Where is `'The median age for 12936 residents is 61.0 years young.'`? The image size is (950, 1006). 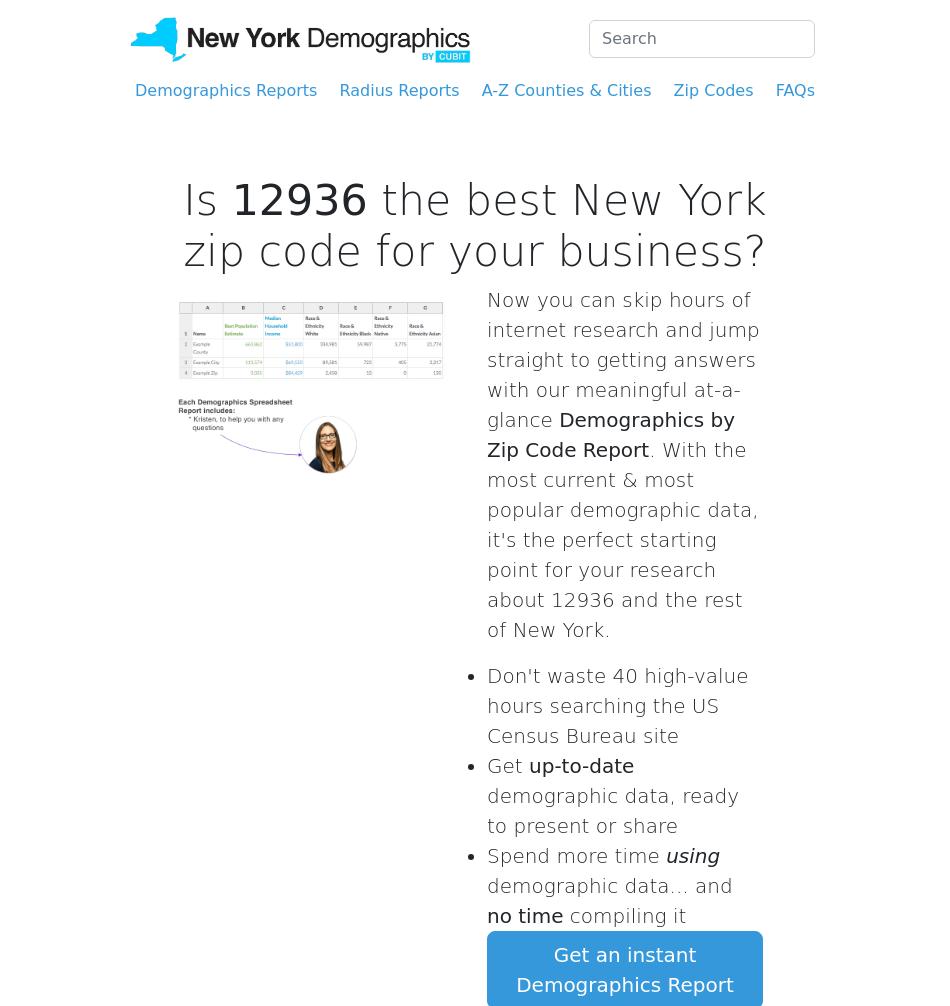
'The median age for 12936 residents is 61.0 years young.' is located at coordinates (643, 98).